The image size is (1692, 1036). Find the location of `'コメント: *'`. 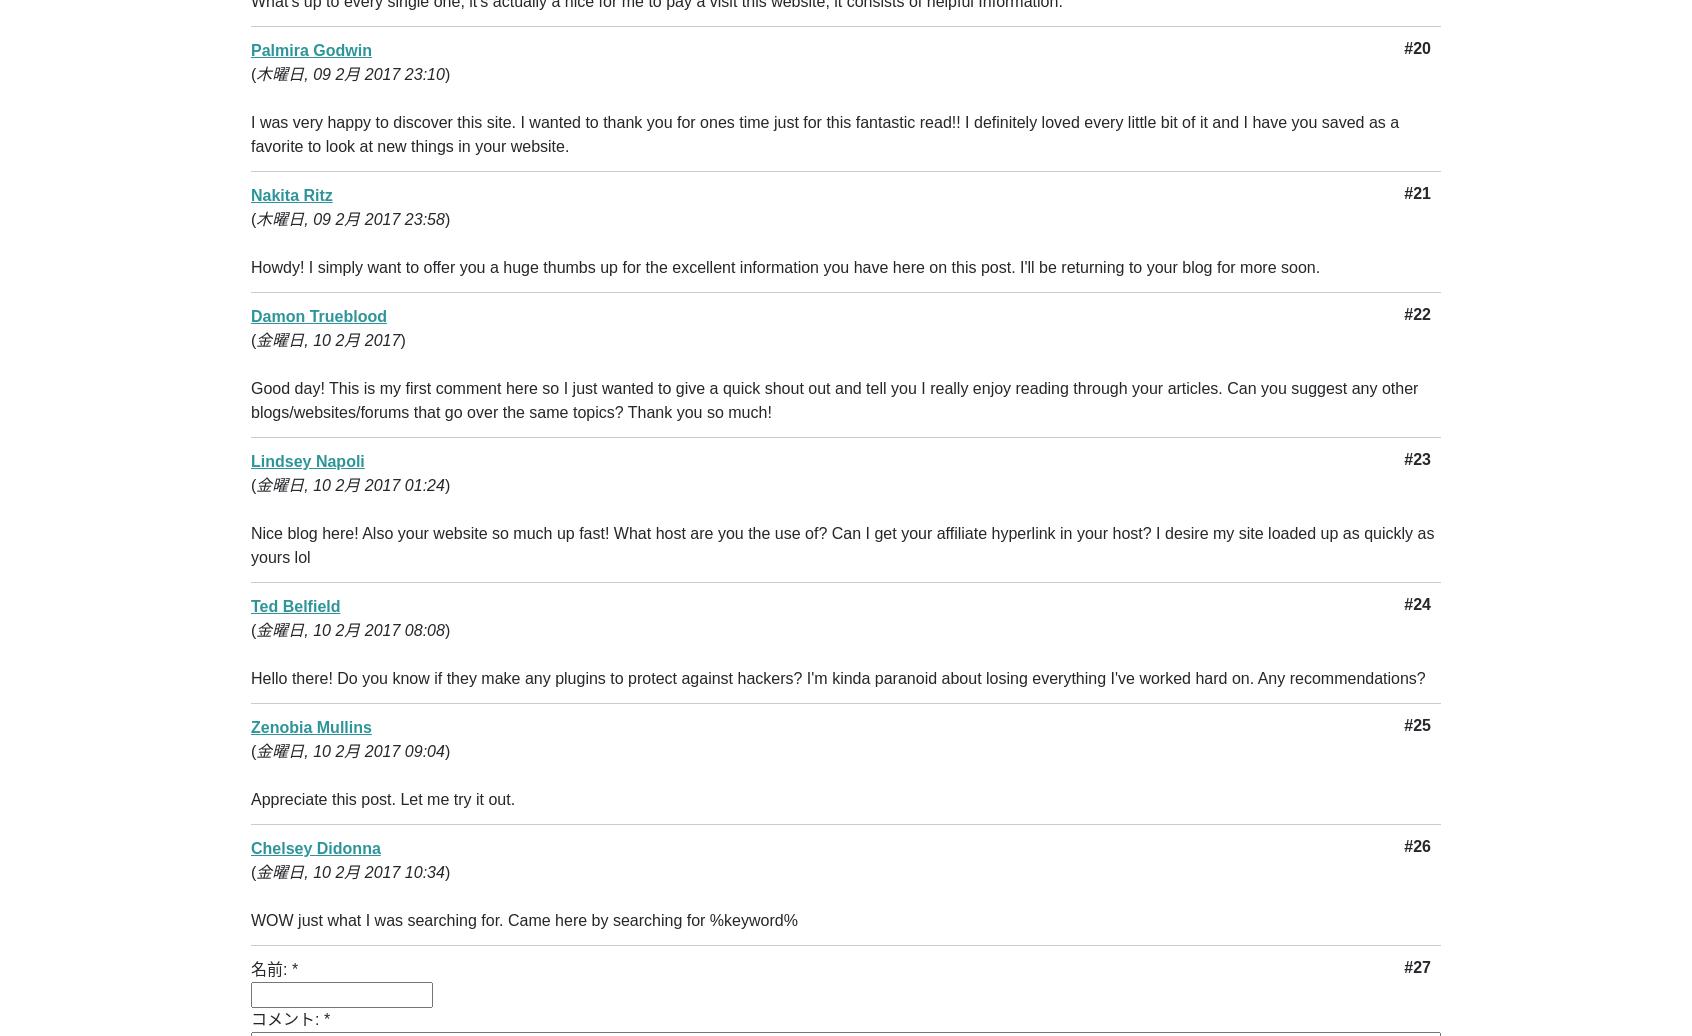

'コメント: *' is located at coordinates (250, 1019).